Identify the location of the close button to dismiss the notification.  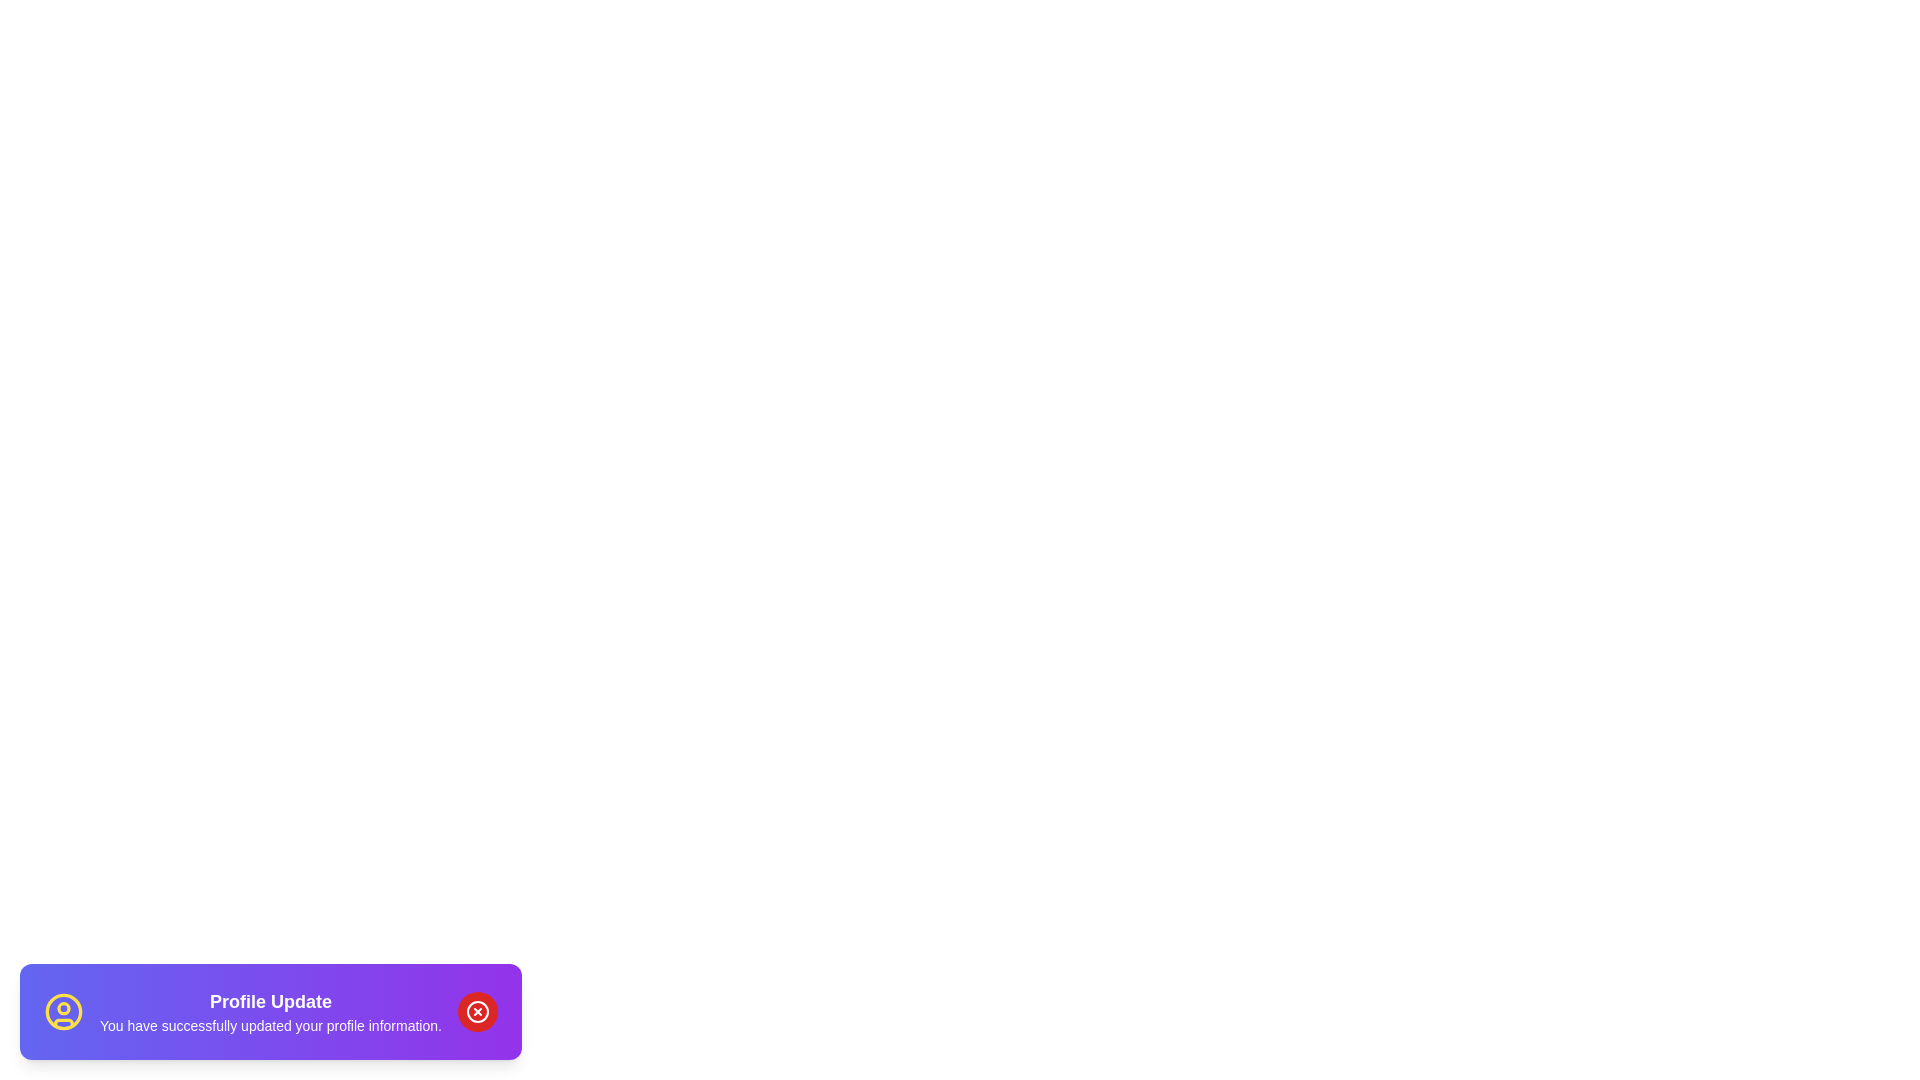
(476, 1011).